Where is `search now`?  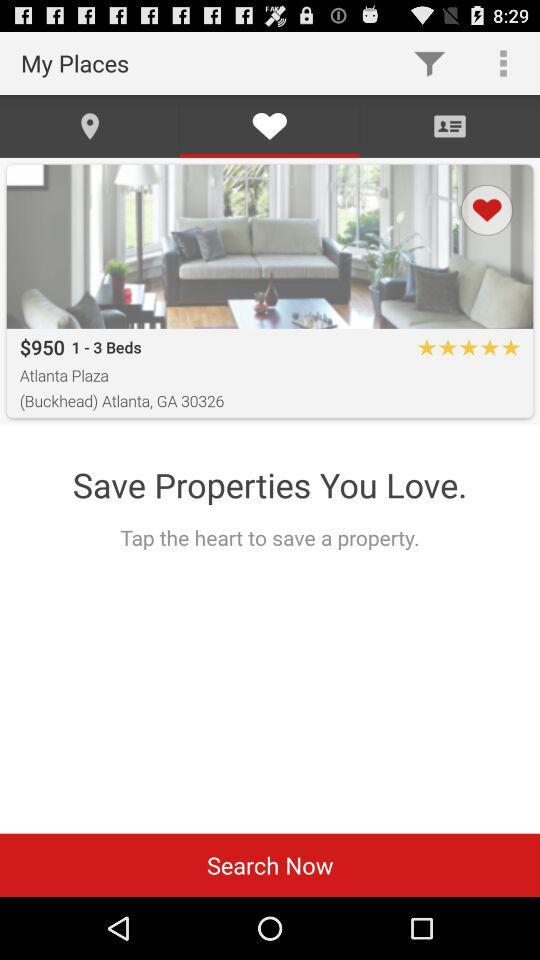
search now is located at coordinates (270, 864).